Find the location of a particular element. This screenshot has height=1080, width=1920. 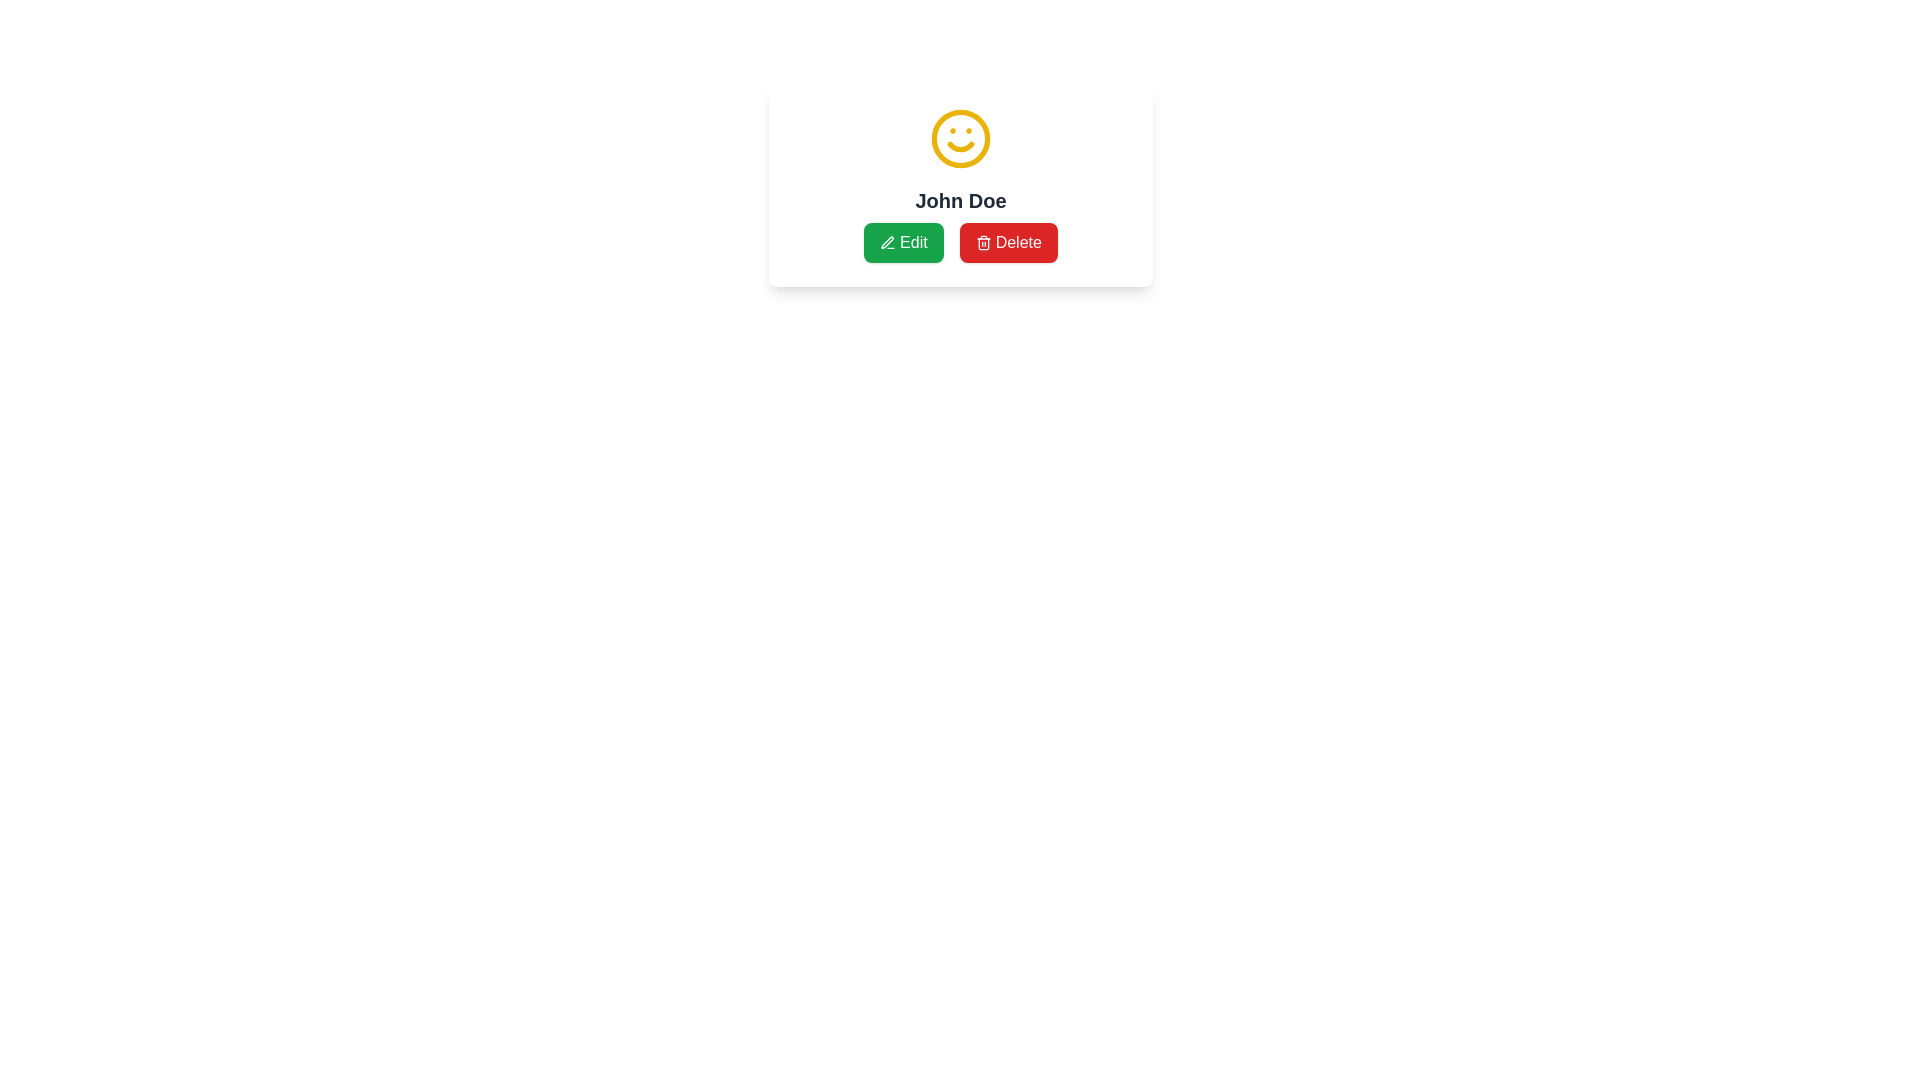

the Decorative graphic circle that is part of the smiley face icon located at the top portion of the card displaying the user's name 'John Doe' is located at coordinates (960, 137).